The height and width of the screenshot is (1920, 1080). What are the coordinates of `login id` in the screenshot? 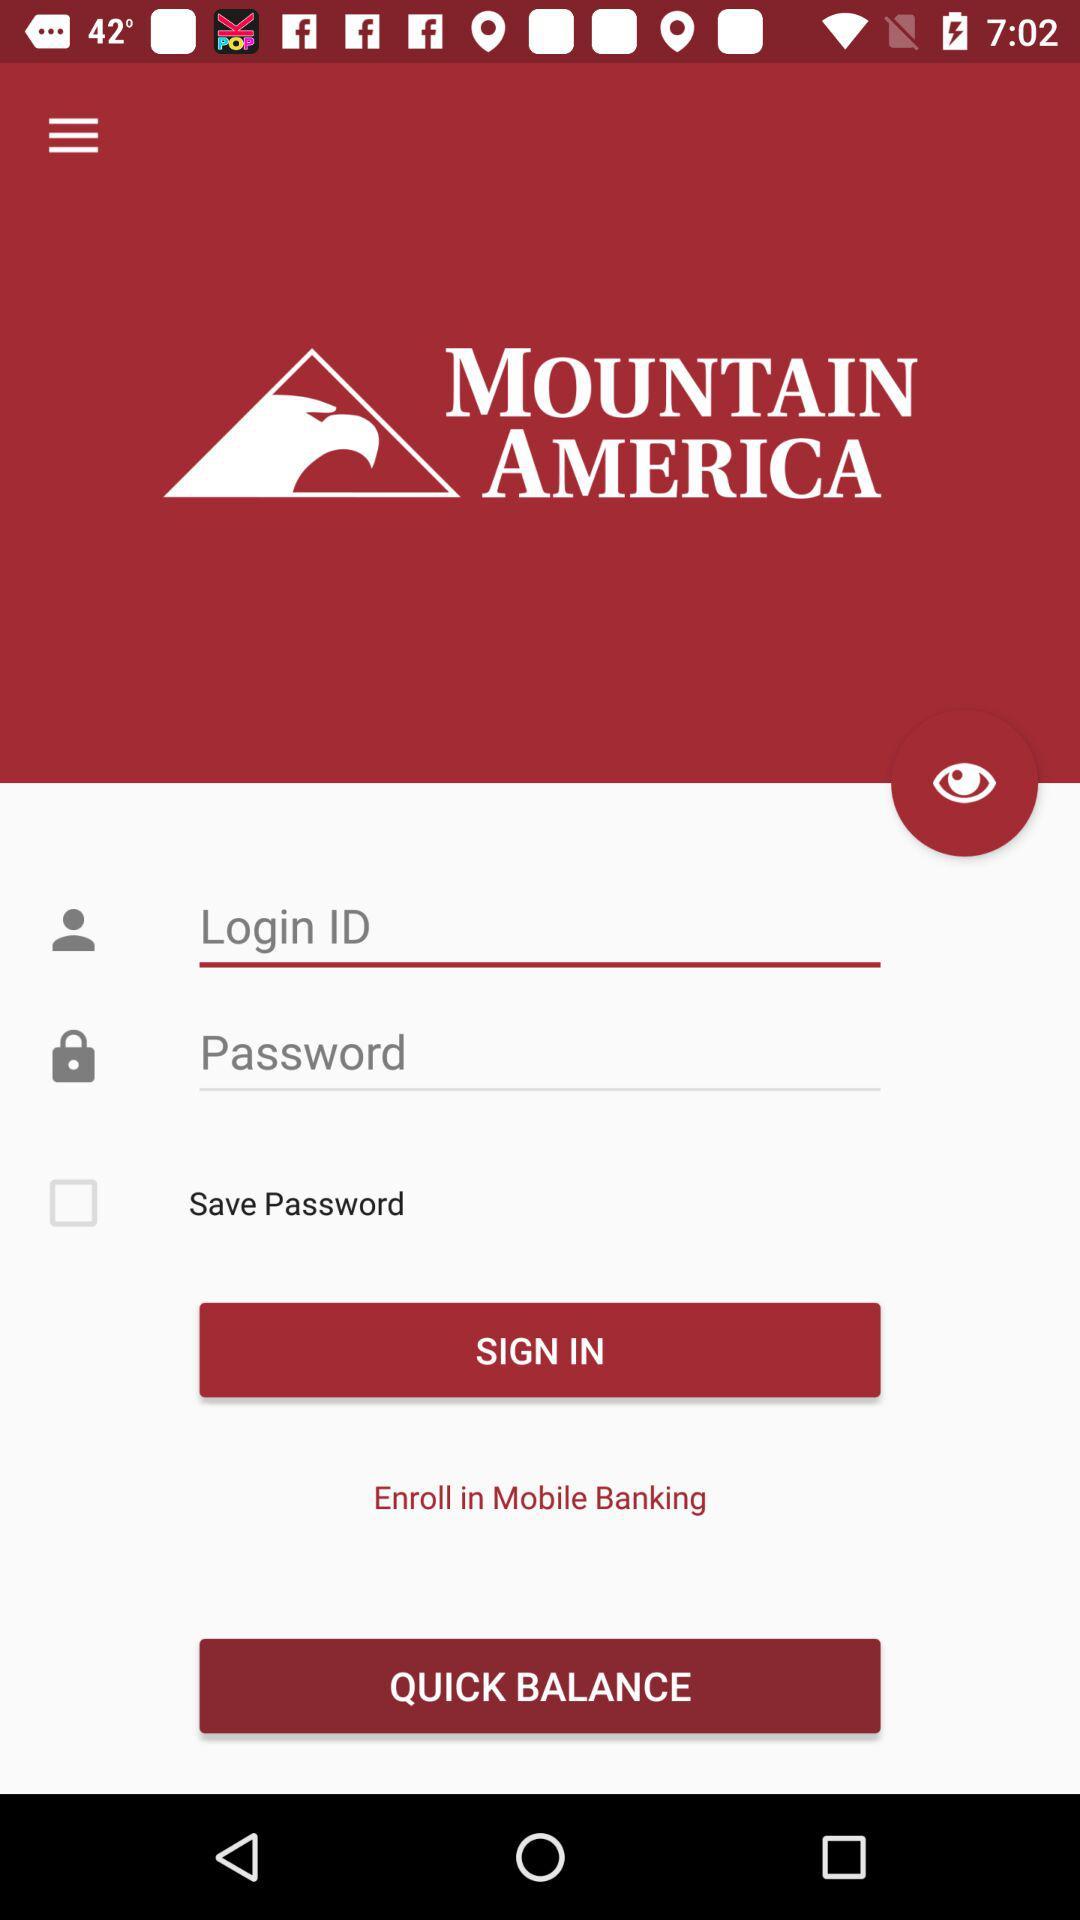 It's located at (540, 925).